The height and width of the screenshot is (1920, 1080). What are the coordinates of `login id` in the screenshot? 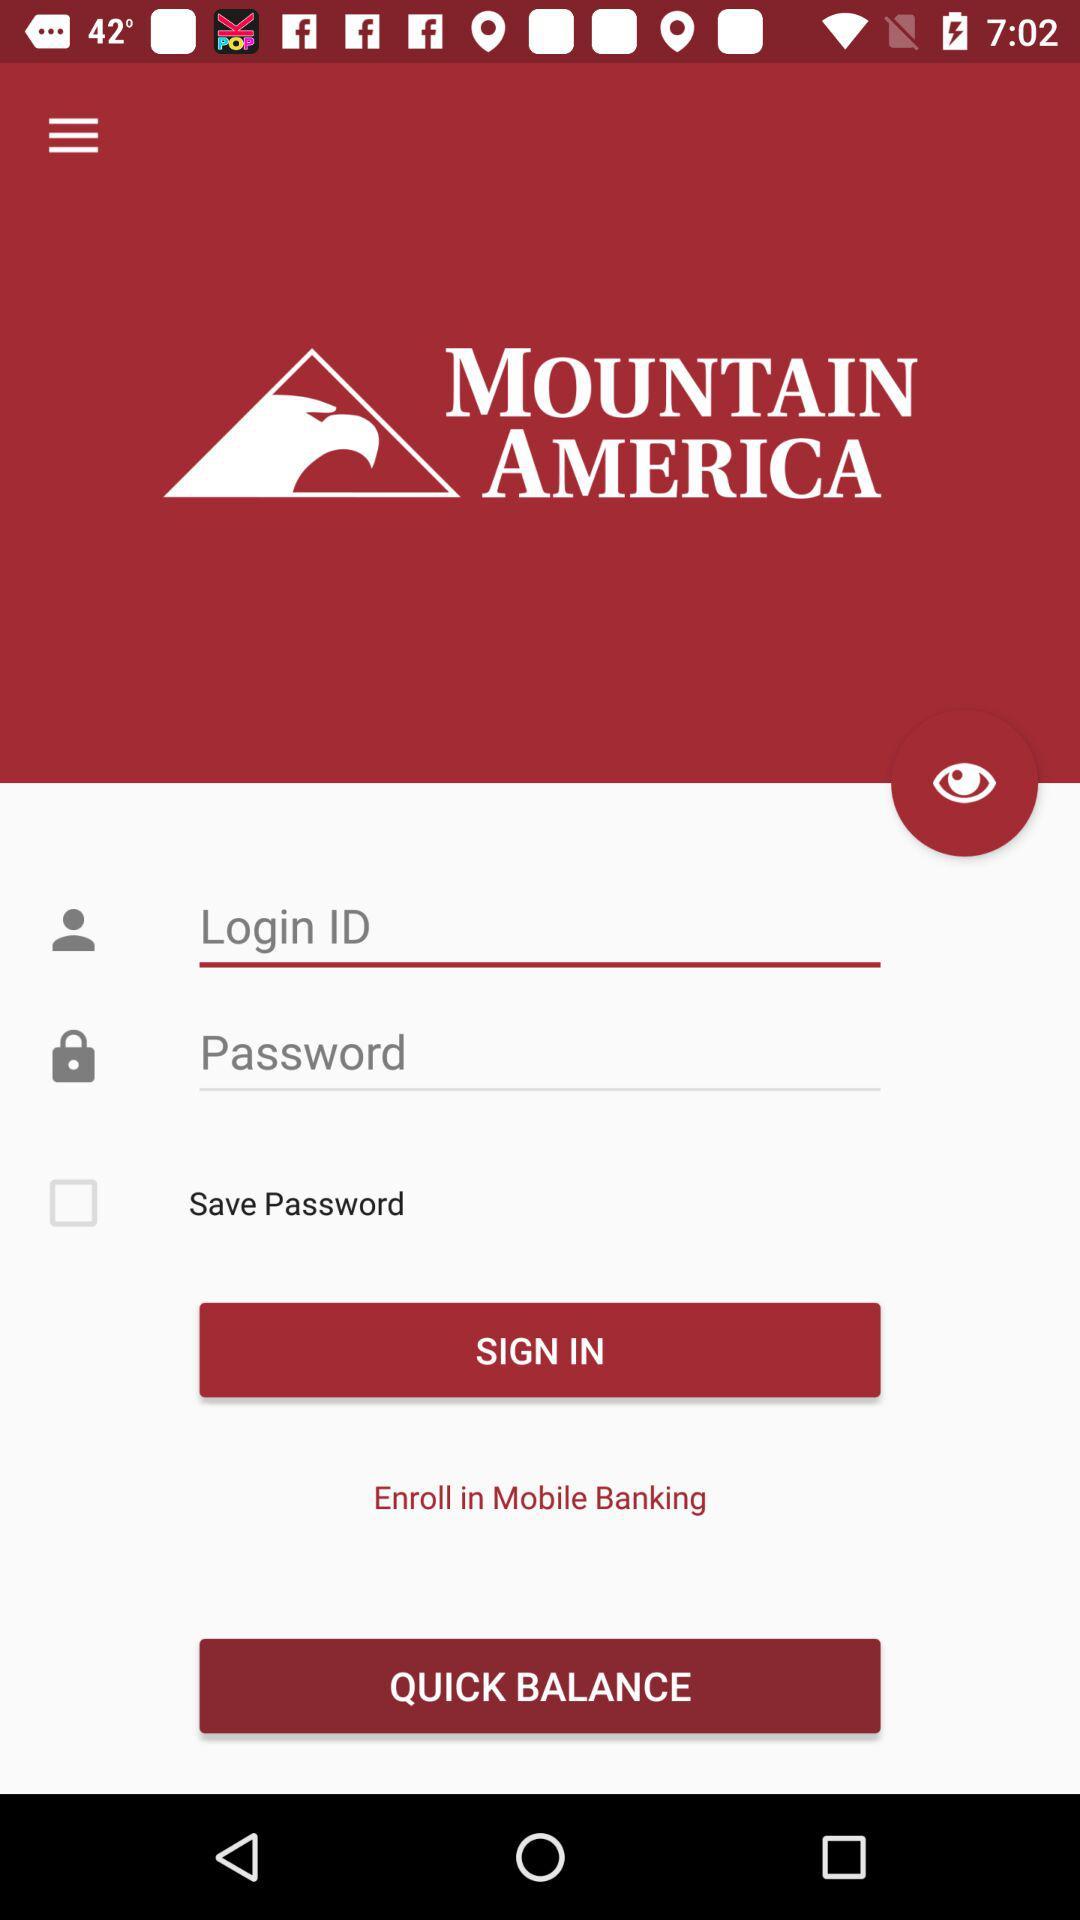 It's located at (540, 925).